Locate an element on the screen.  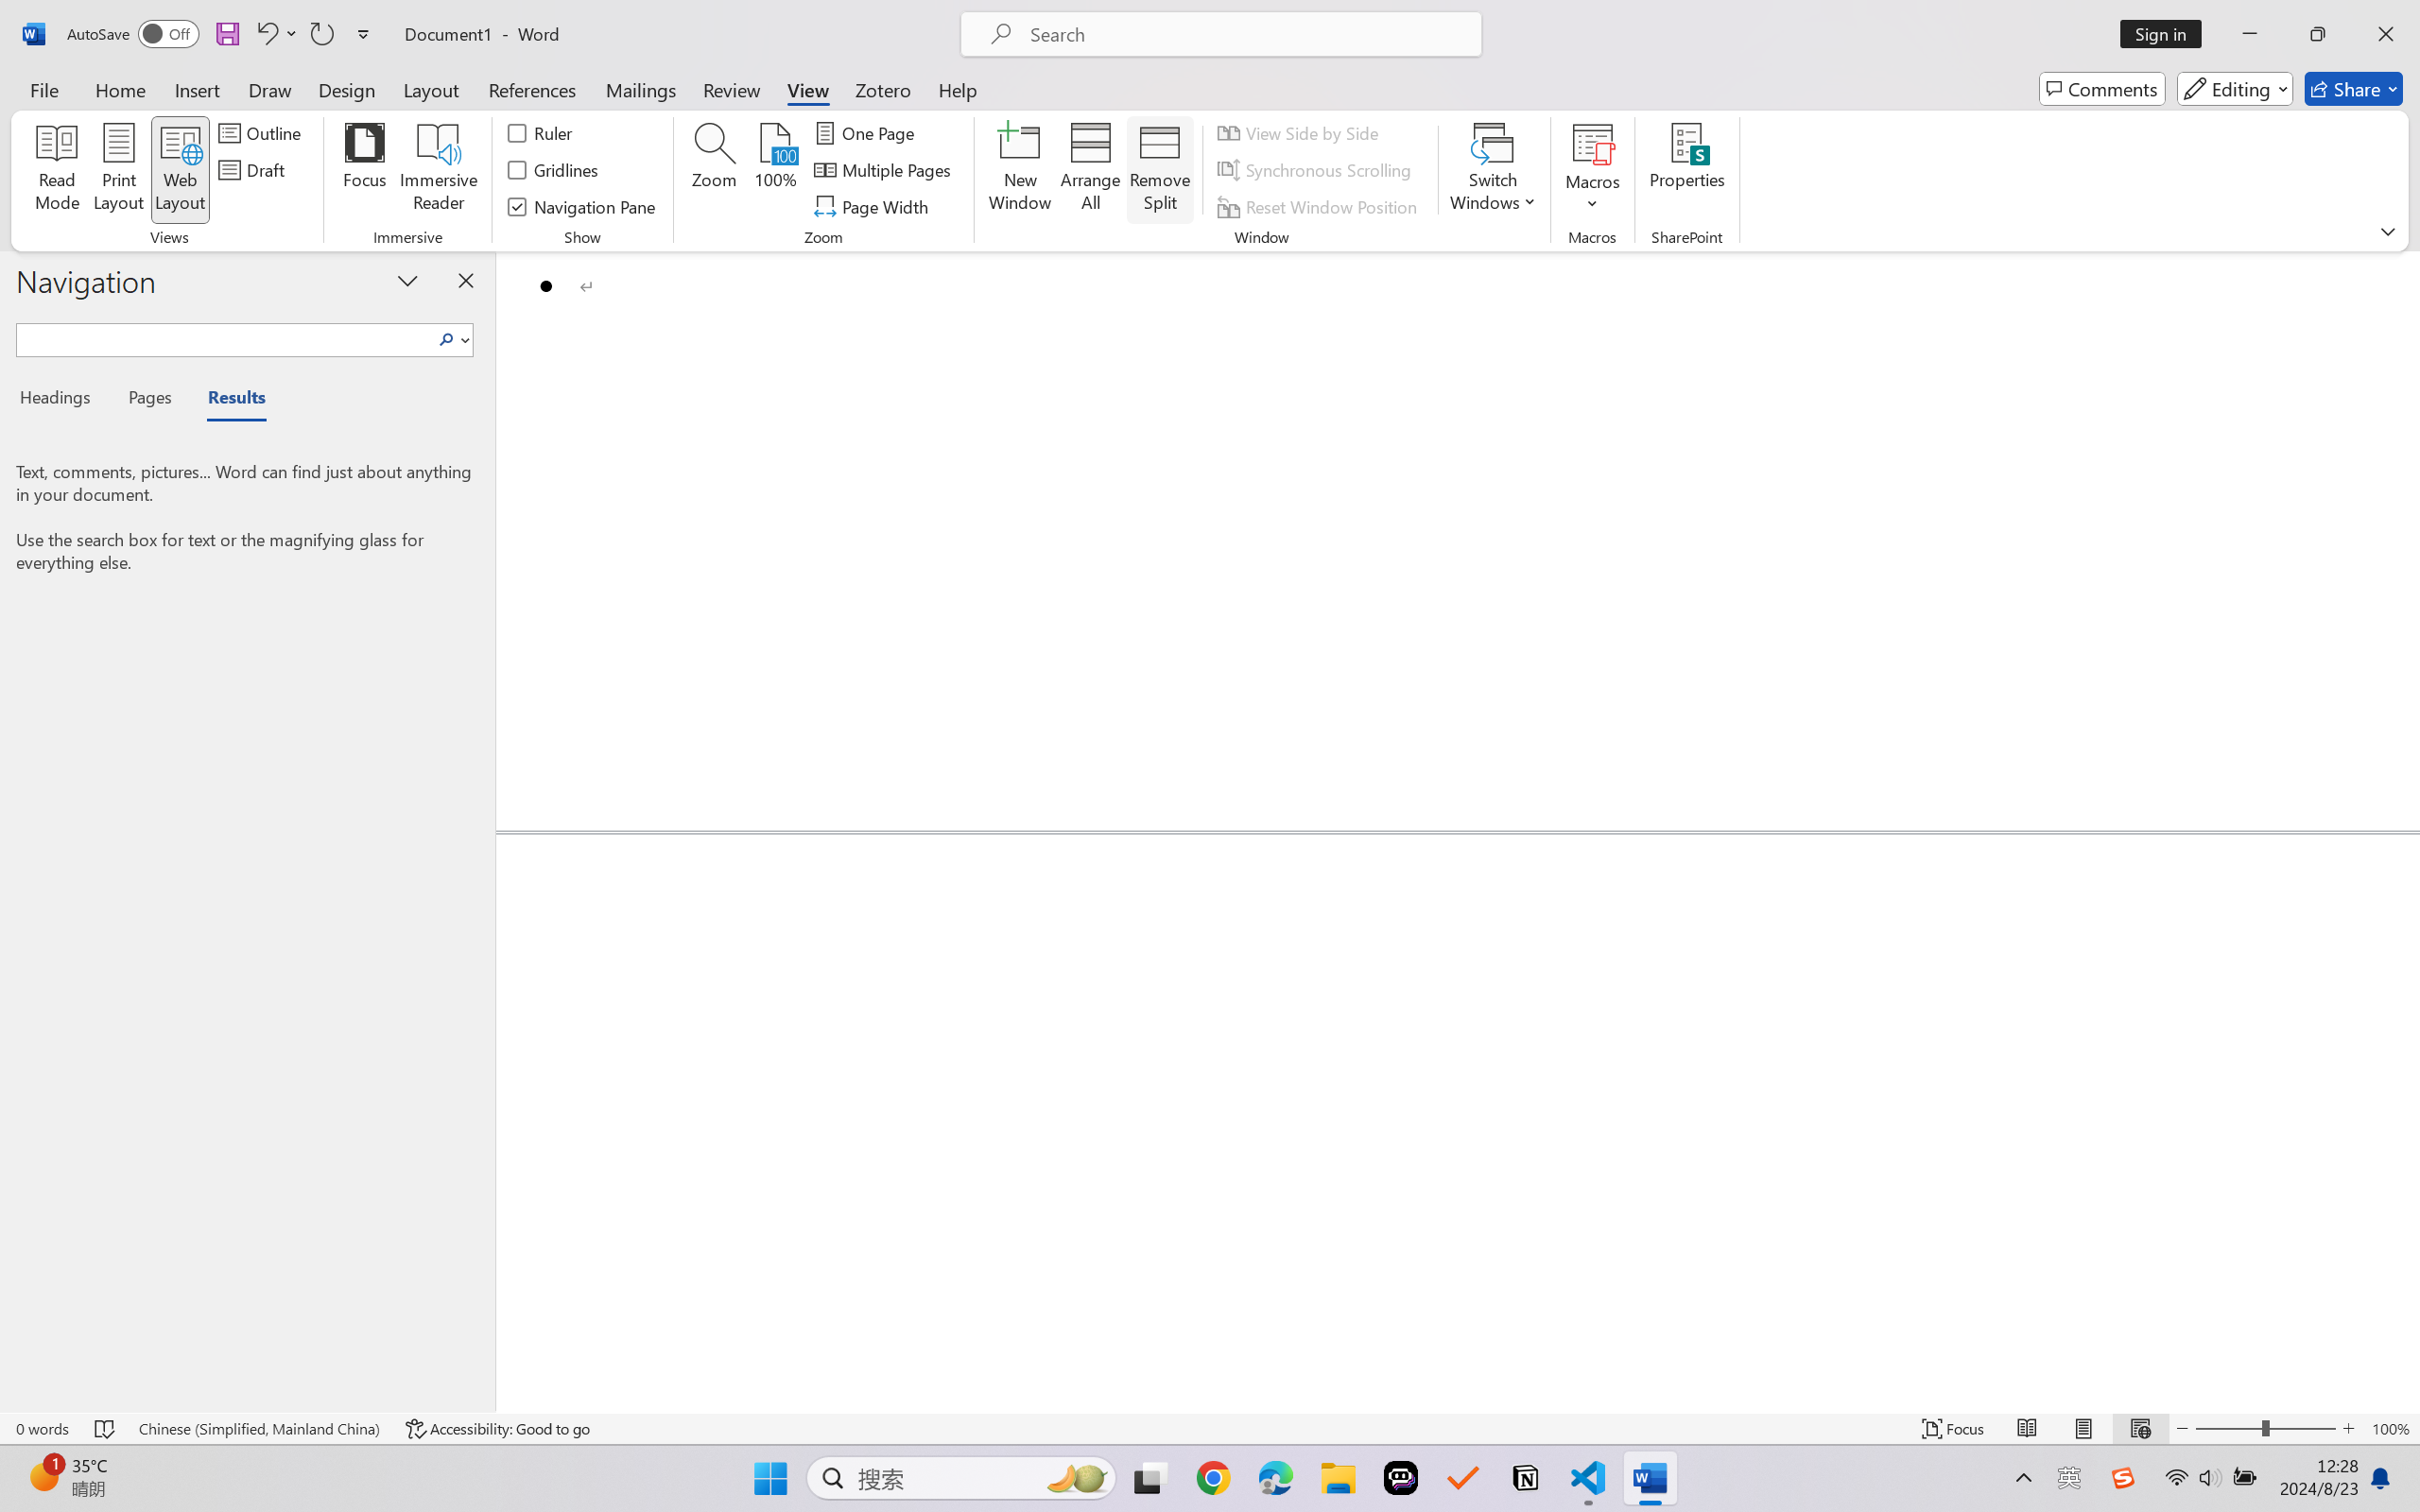
'Headings' is located at coordinates (61, 401).